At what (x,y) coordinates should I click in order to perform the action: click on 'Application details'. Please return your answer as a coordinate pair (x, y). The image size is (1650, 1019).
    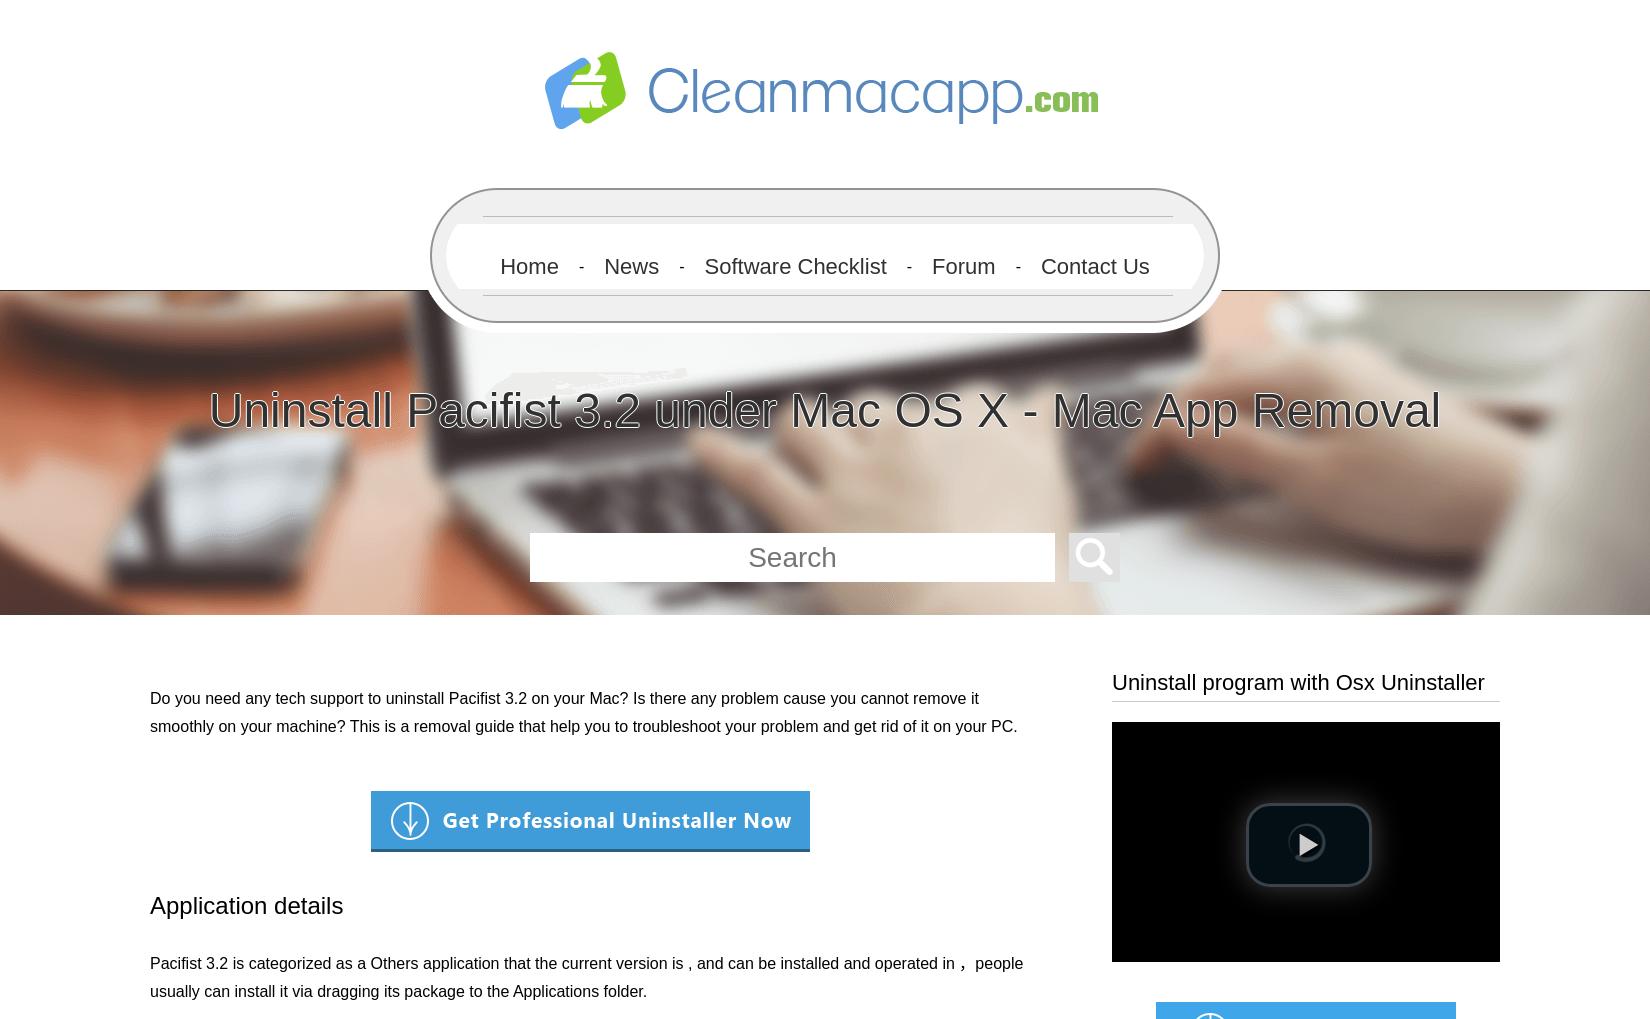
    Looking at the image, I should click on (149, 905).